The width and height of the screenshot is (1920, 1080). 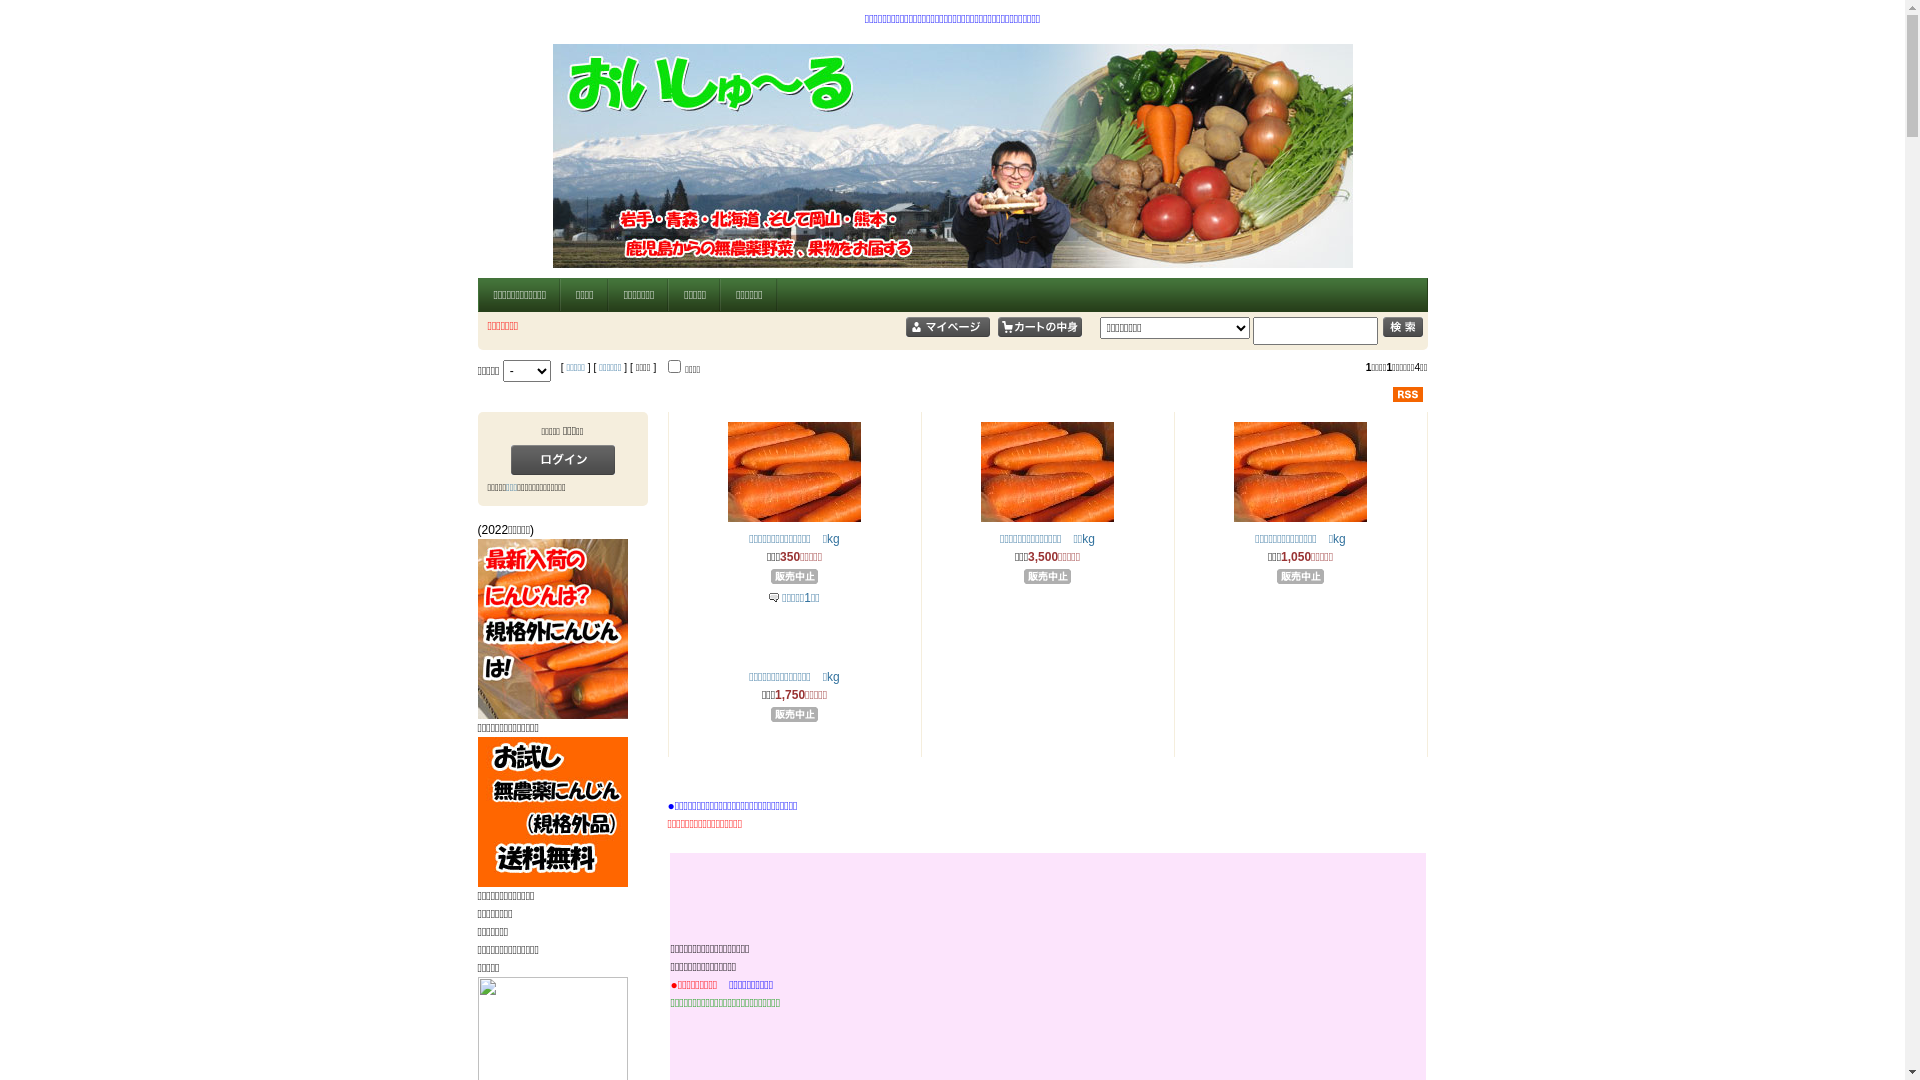 I want to click on '1', so click(x=674, y=366).